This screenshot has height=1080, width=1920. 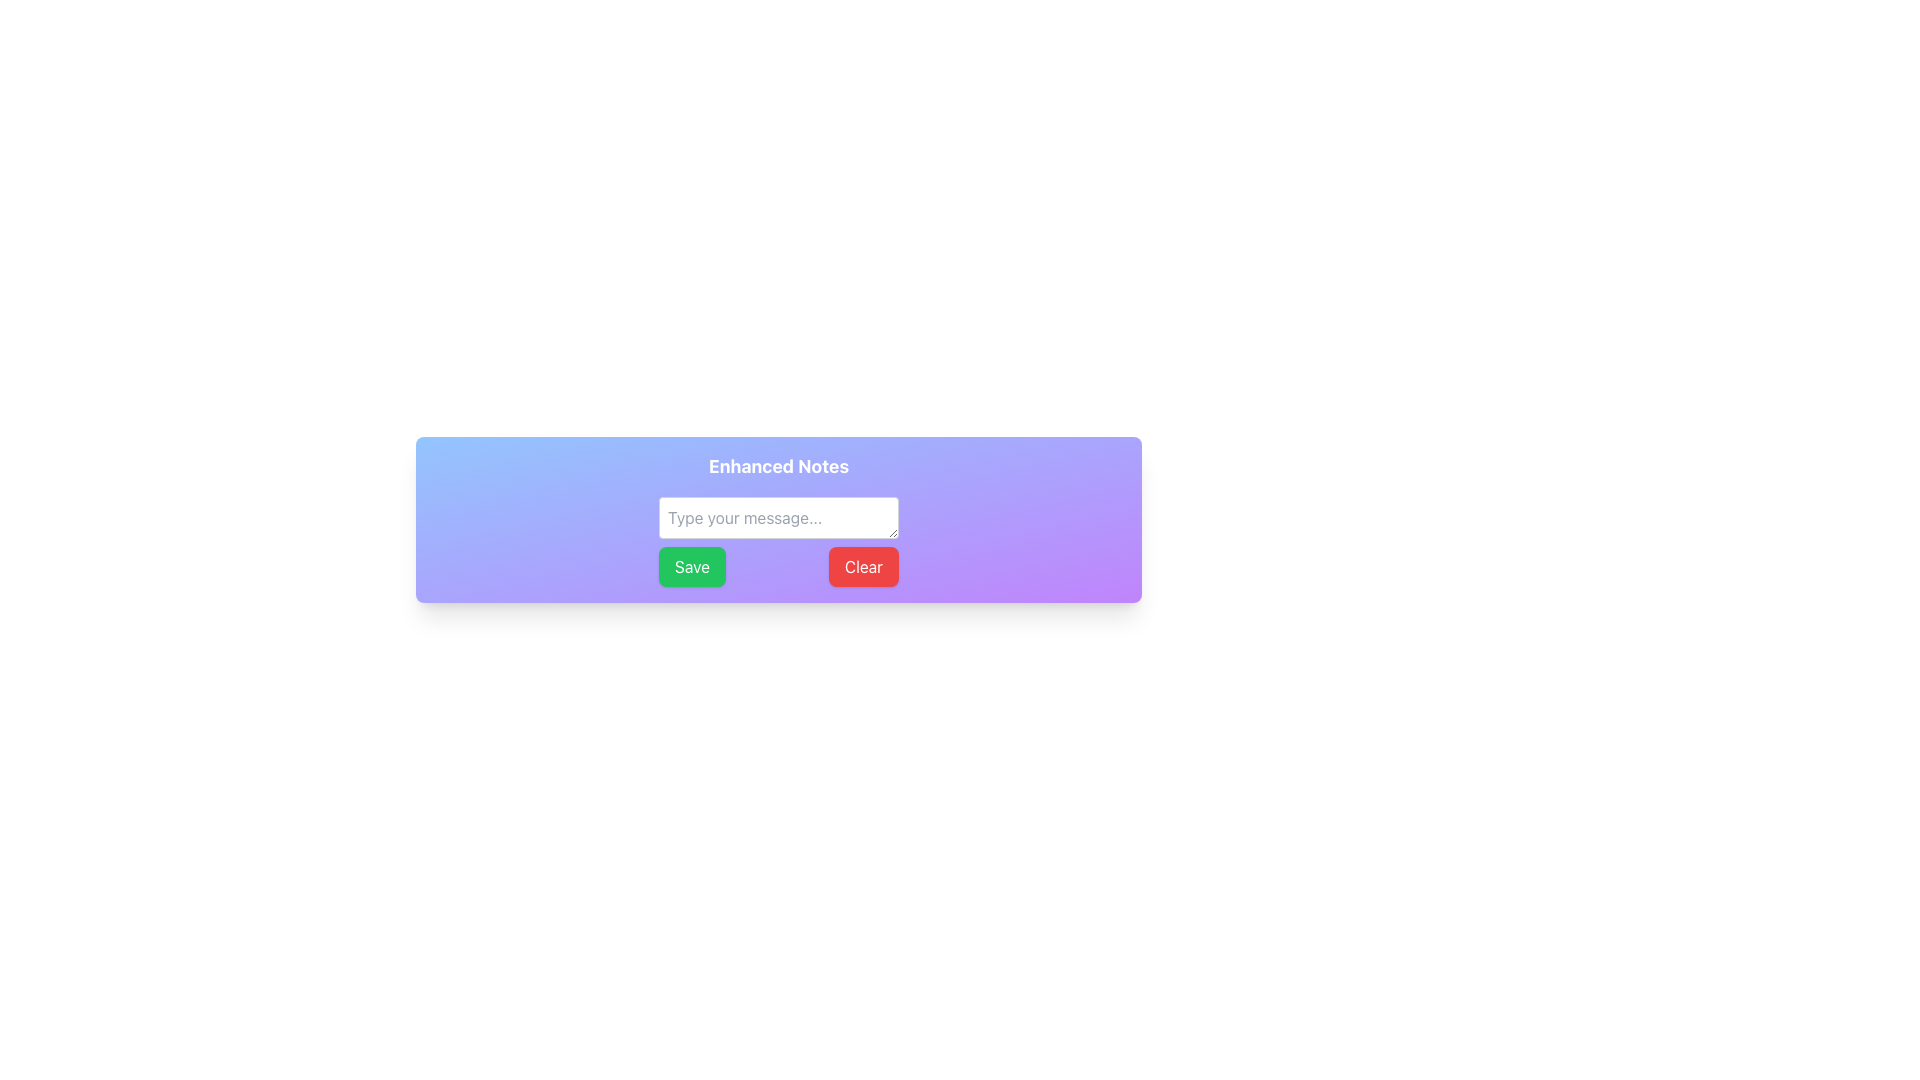 What do you see at coordinates (864, 567) in the screenshot?
I see `the rectangular 'Clear' button with a red background and white text located to the right of the 'Save' button` at bounding box center [864, 567].